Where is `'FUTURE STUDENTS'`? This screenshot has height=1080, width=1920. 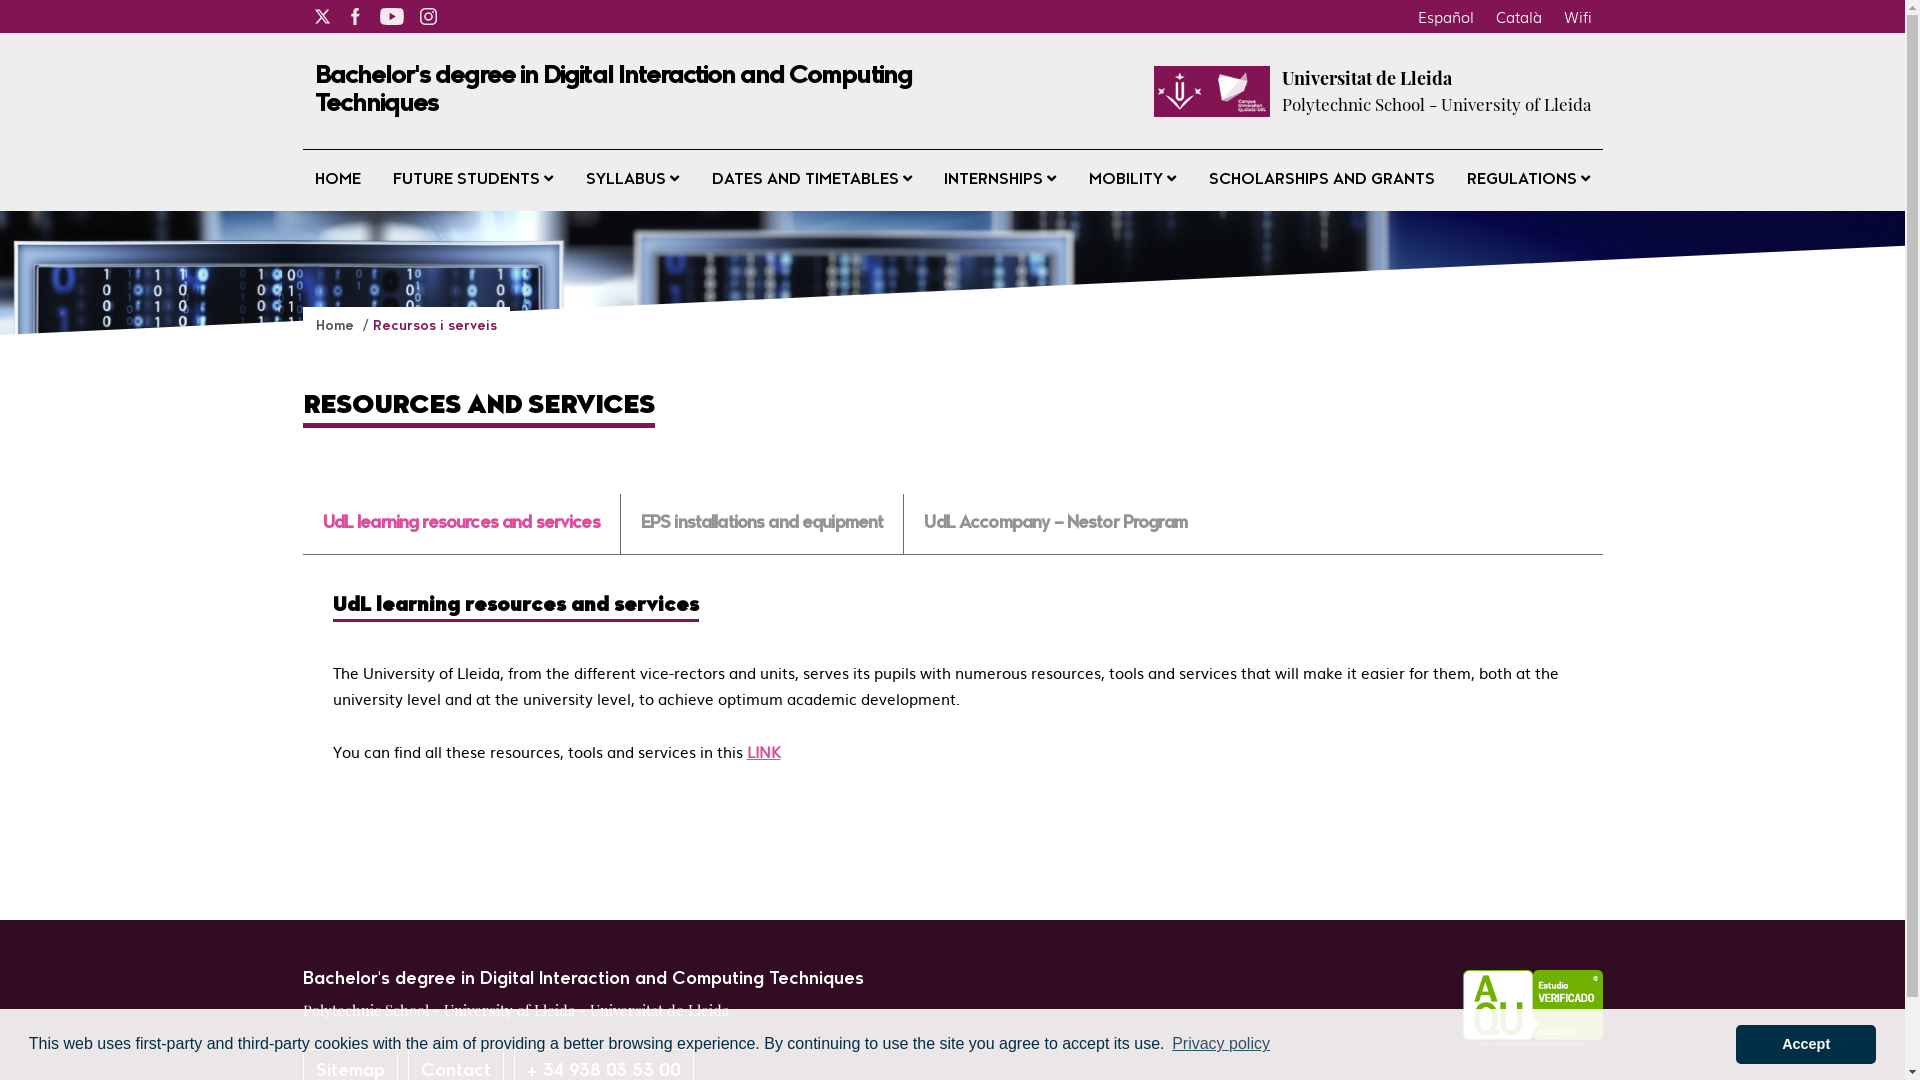 'FUTURE STUDENTS' is located at coordinates (472, 180).